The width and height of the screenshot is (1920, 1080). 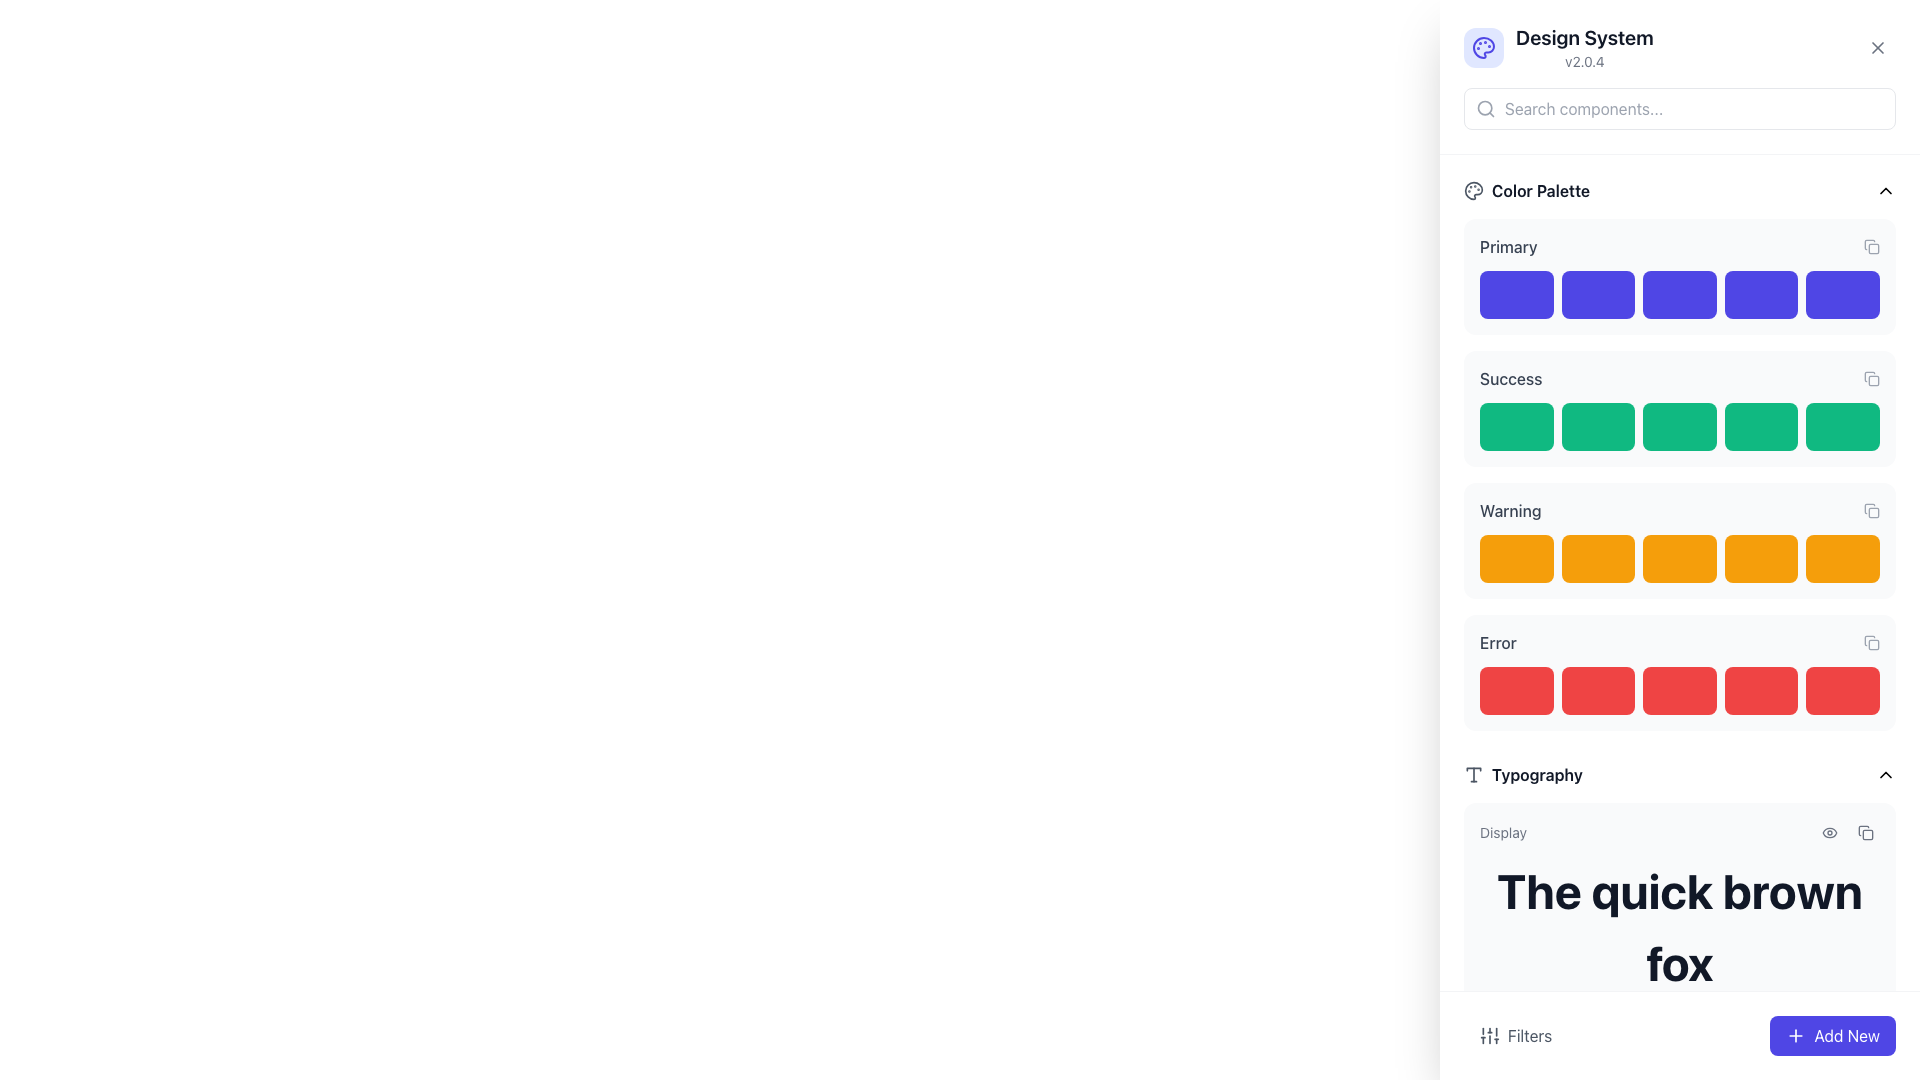 I want to click on the artist's palette icon, which is a rounded shape with circular cutouts and an indigo color, so click(x=1483, y=46).